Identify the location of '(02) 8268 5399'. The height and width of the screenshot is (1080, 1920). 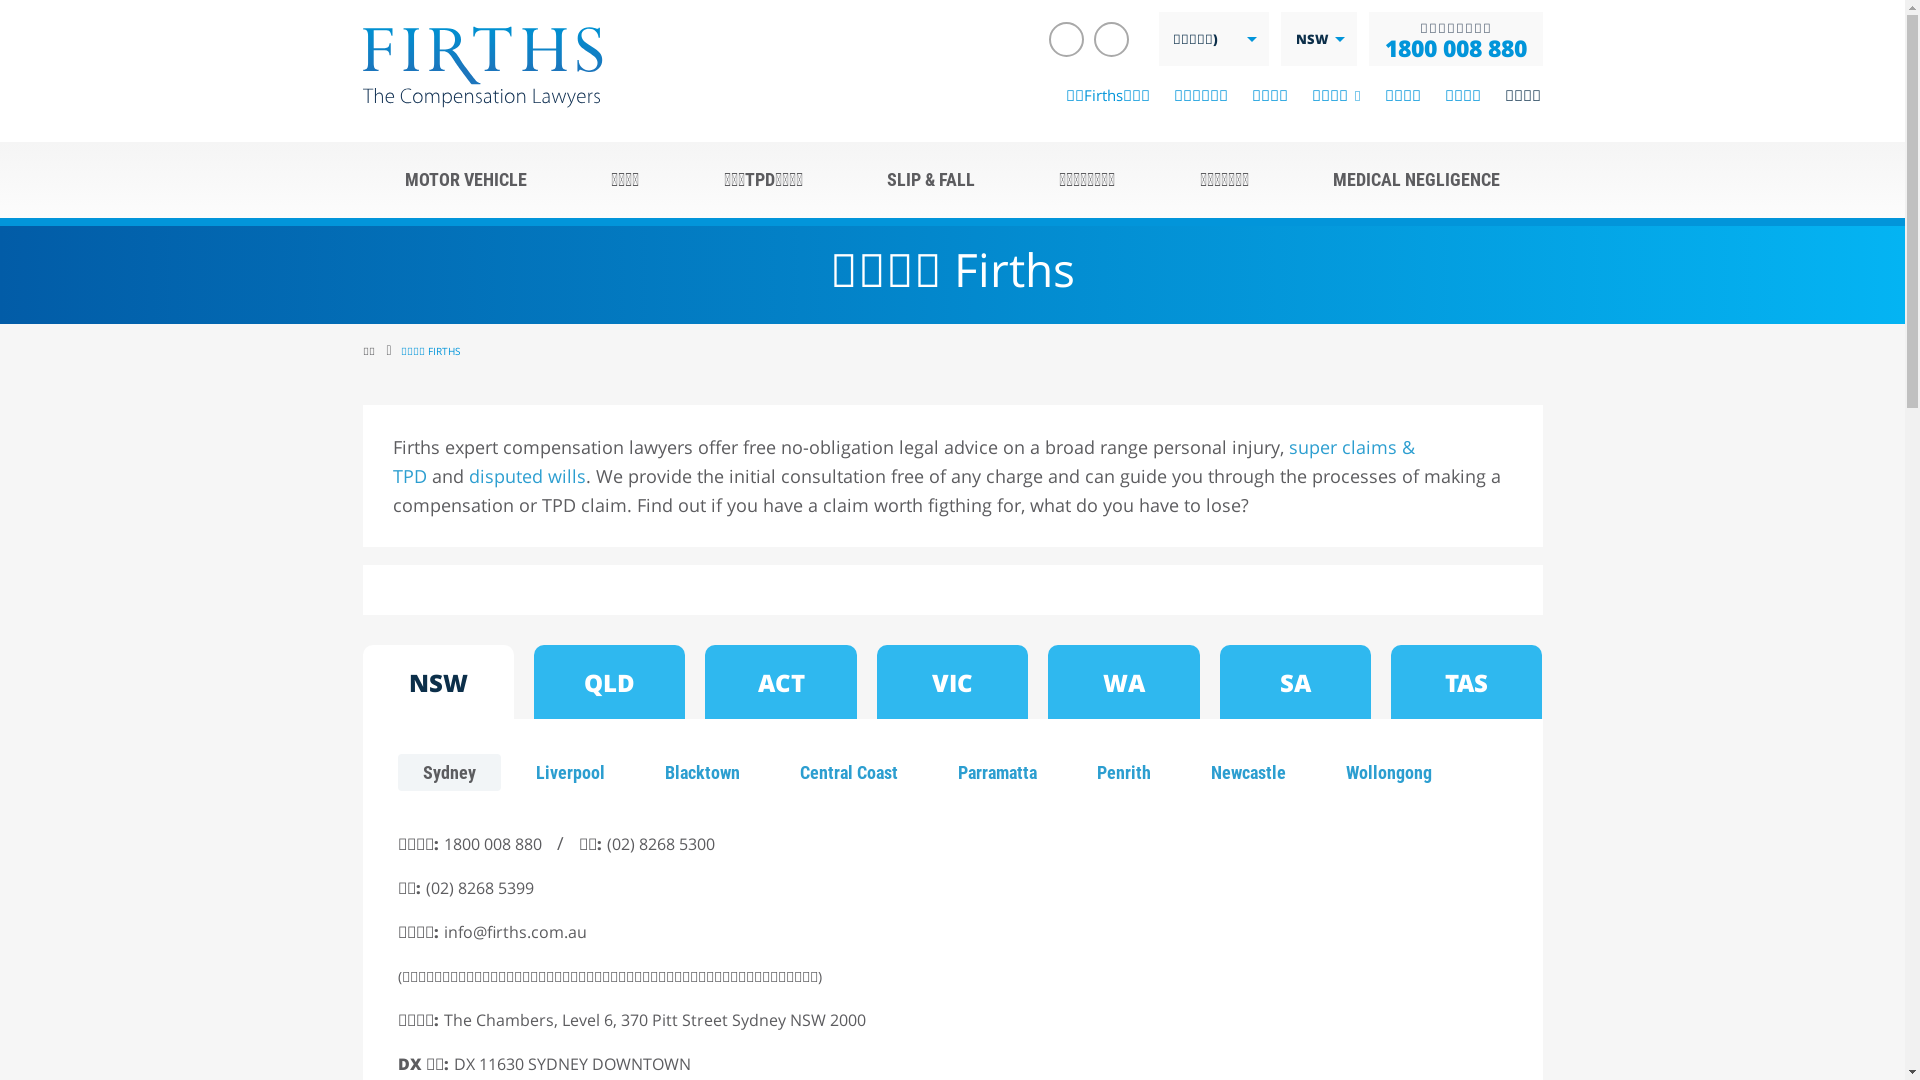
(425, 886).